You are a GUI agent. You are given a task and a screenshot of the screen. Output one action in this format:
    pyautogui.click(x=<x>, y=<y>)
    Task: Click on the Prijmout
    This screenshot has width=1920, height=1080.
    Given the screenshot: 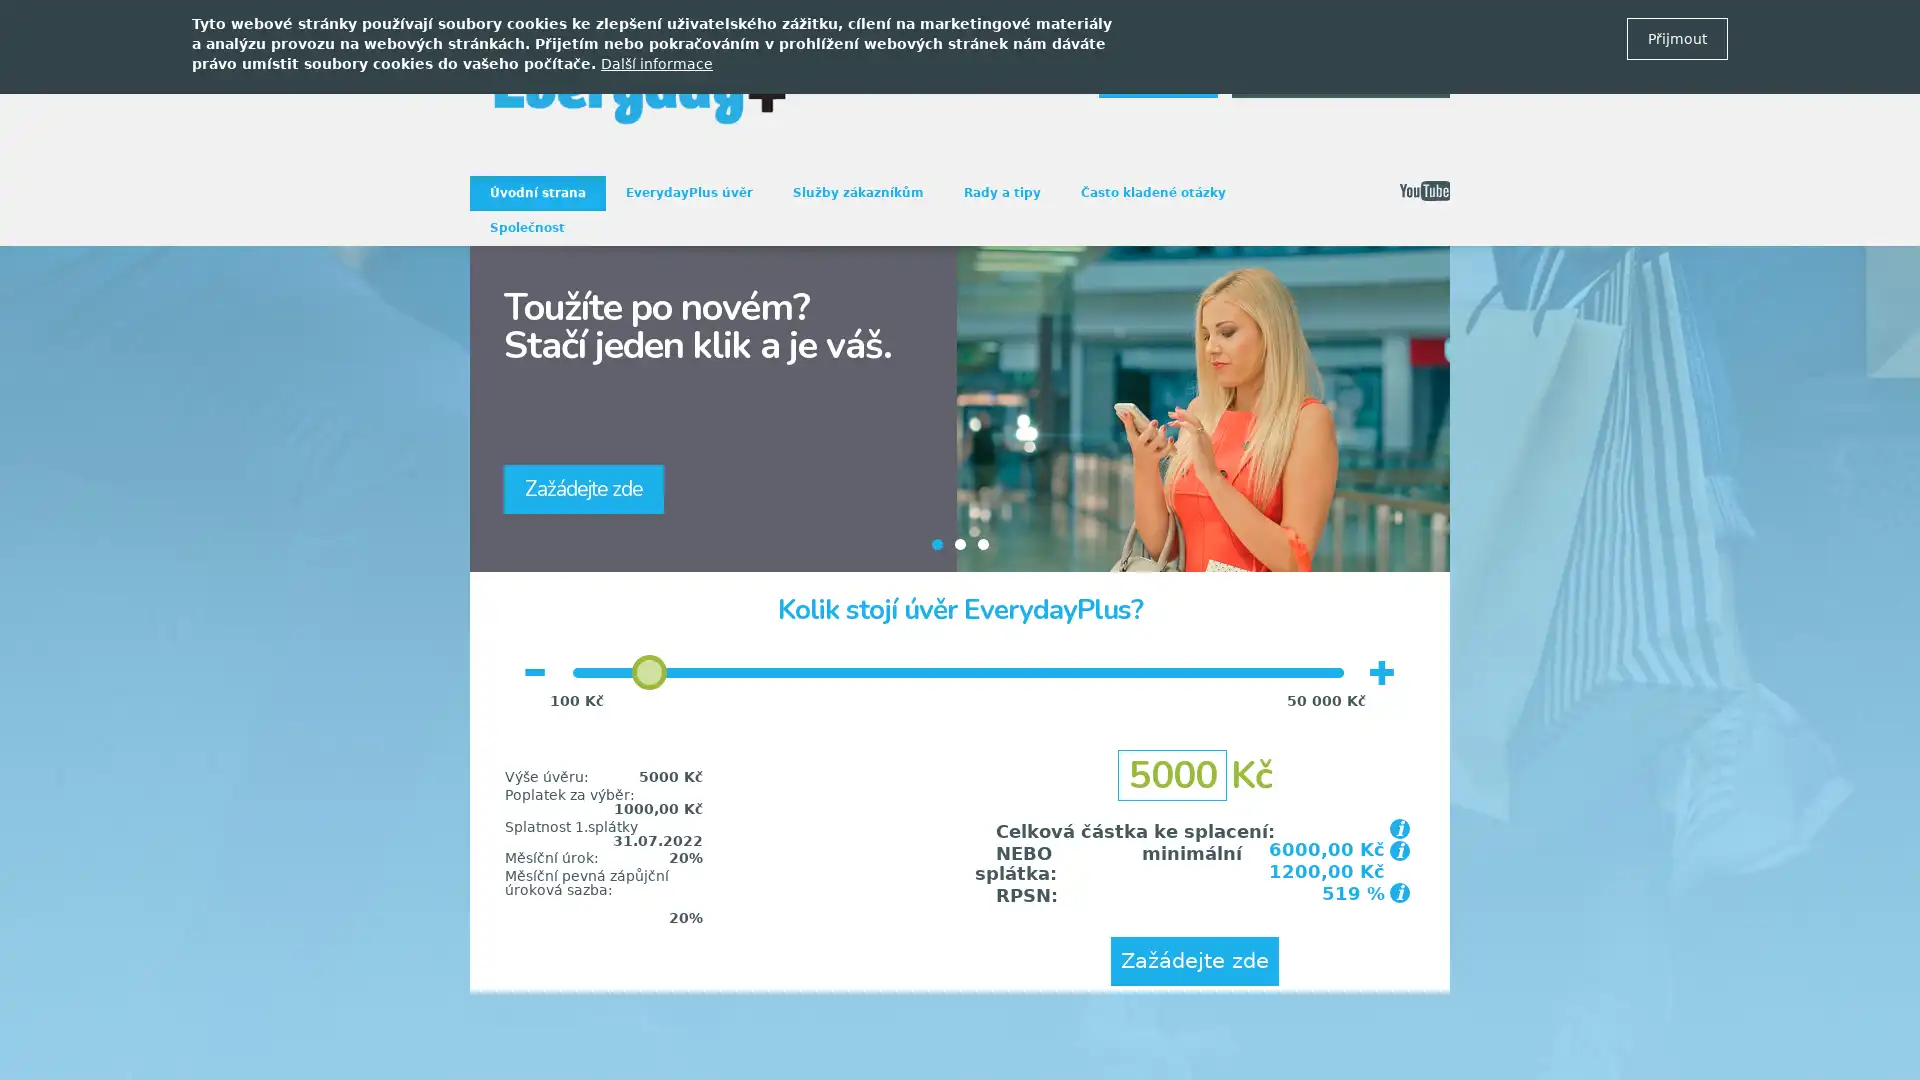 What is the action you would take?
    pyautogui.click(x=1677, y=38)
    